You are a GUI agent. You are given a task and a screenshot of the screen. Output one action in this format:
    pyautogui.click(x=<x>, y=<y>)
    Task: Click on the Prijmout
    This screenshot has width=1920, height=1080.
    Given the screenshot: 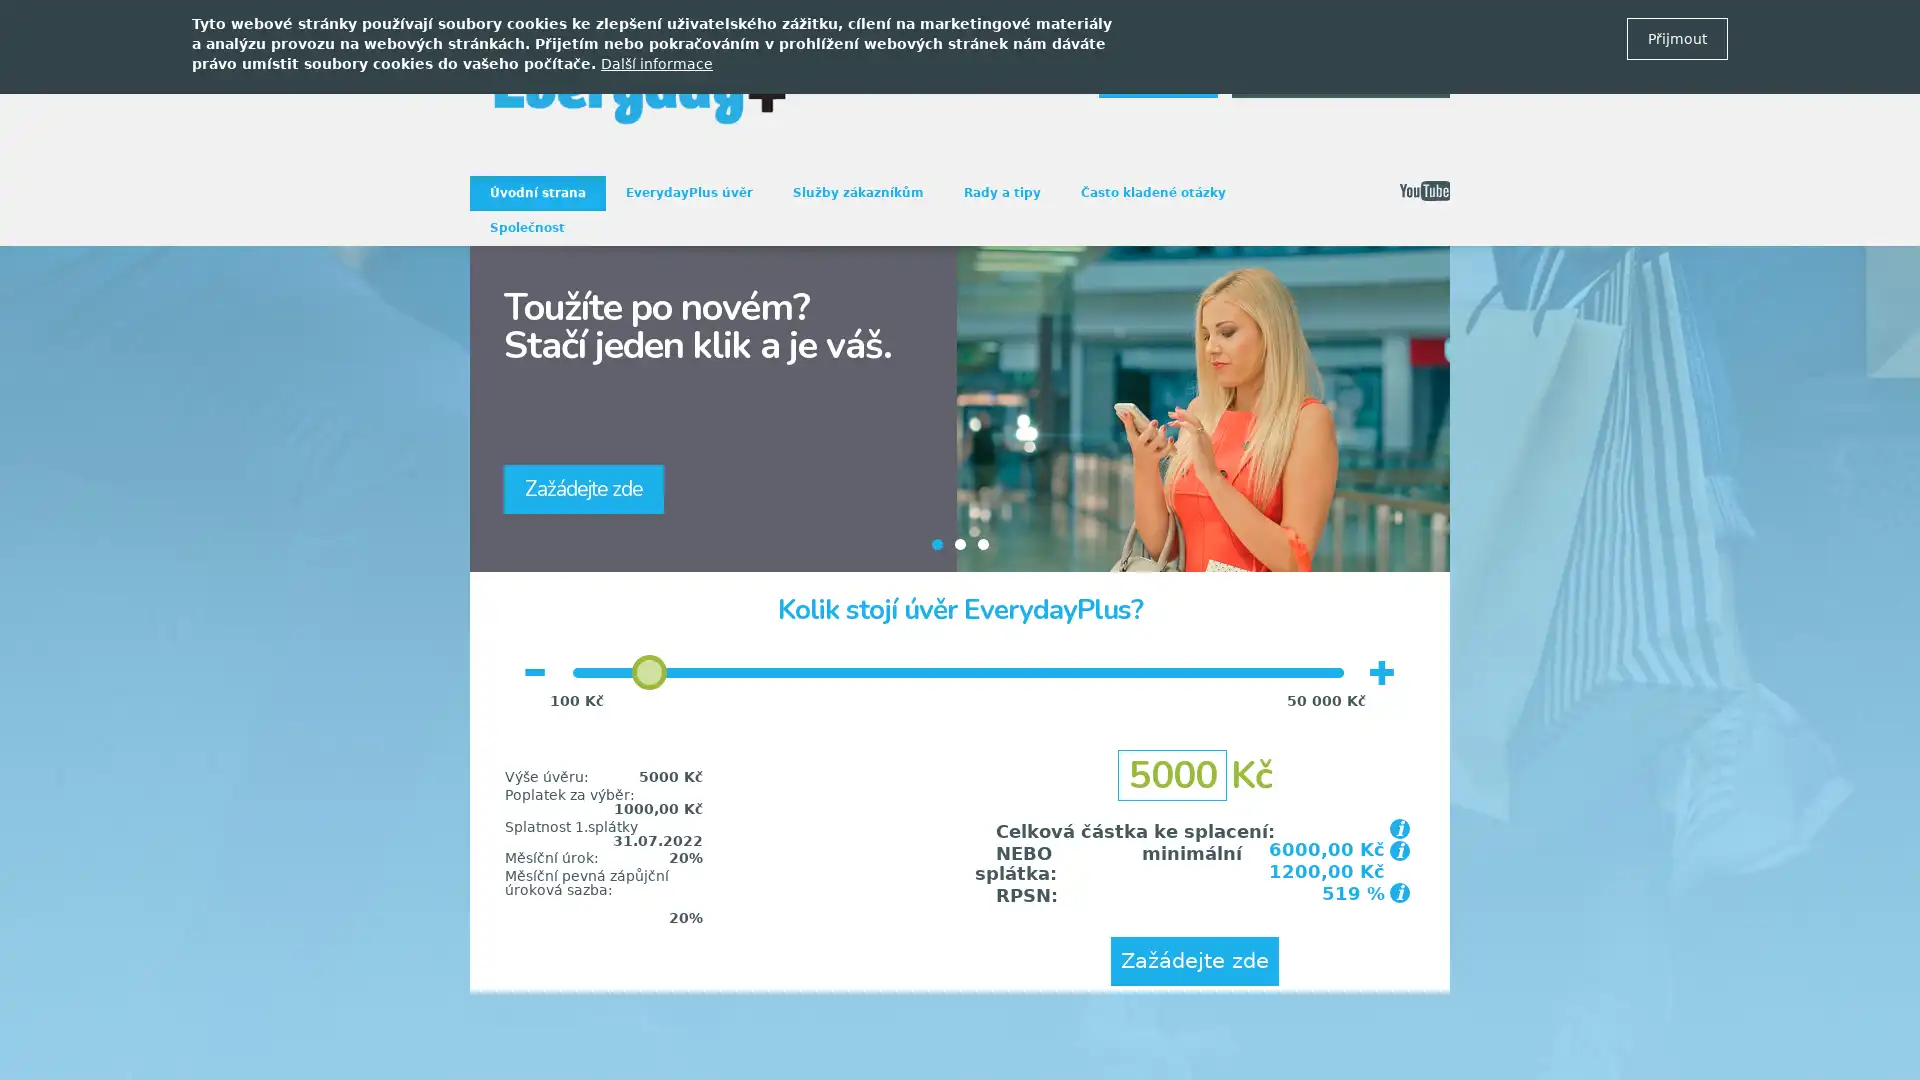 What is the action you would take?
    pyautogui.click(x=1677, y=38)
    